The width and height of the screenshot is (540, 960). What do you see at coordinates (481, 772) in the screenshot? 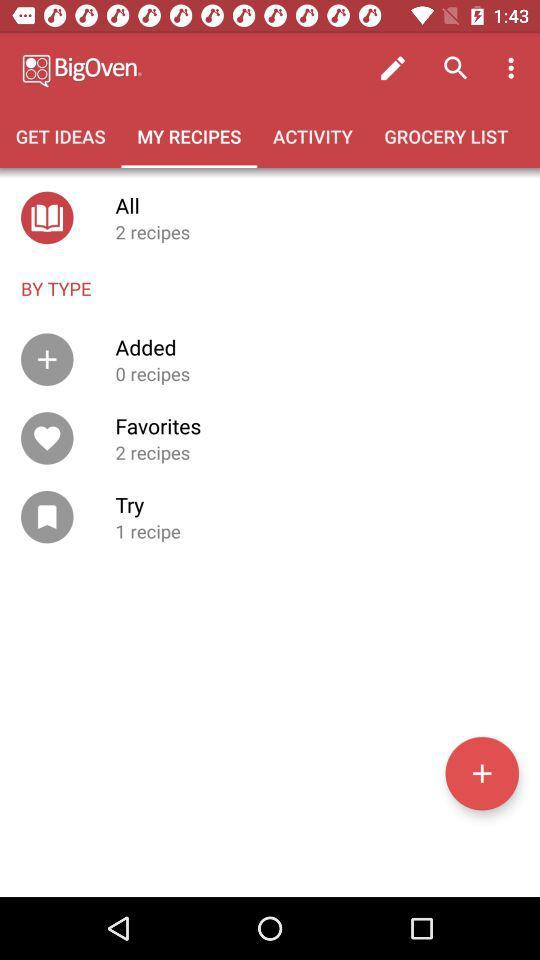
I see `the add icon` at bounding box center [481, 772].